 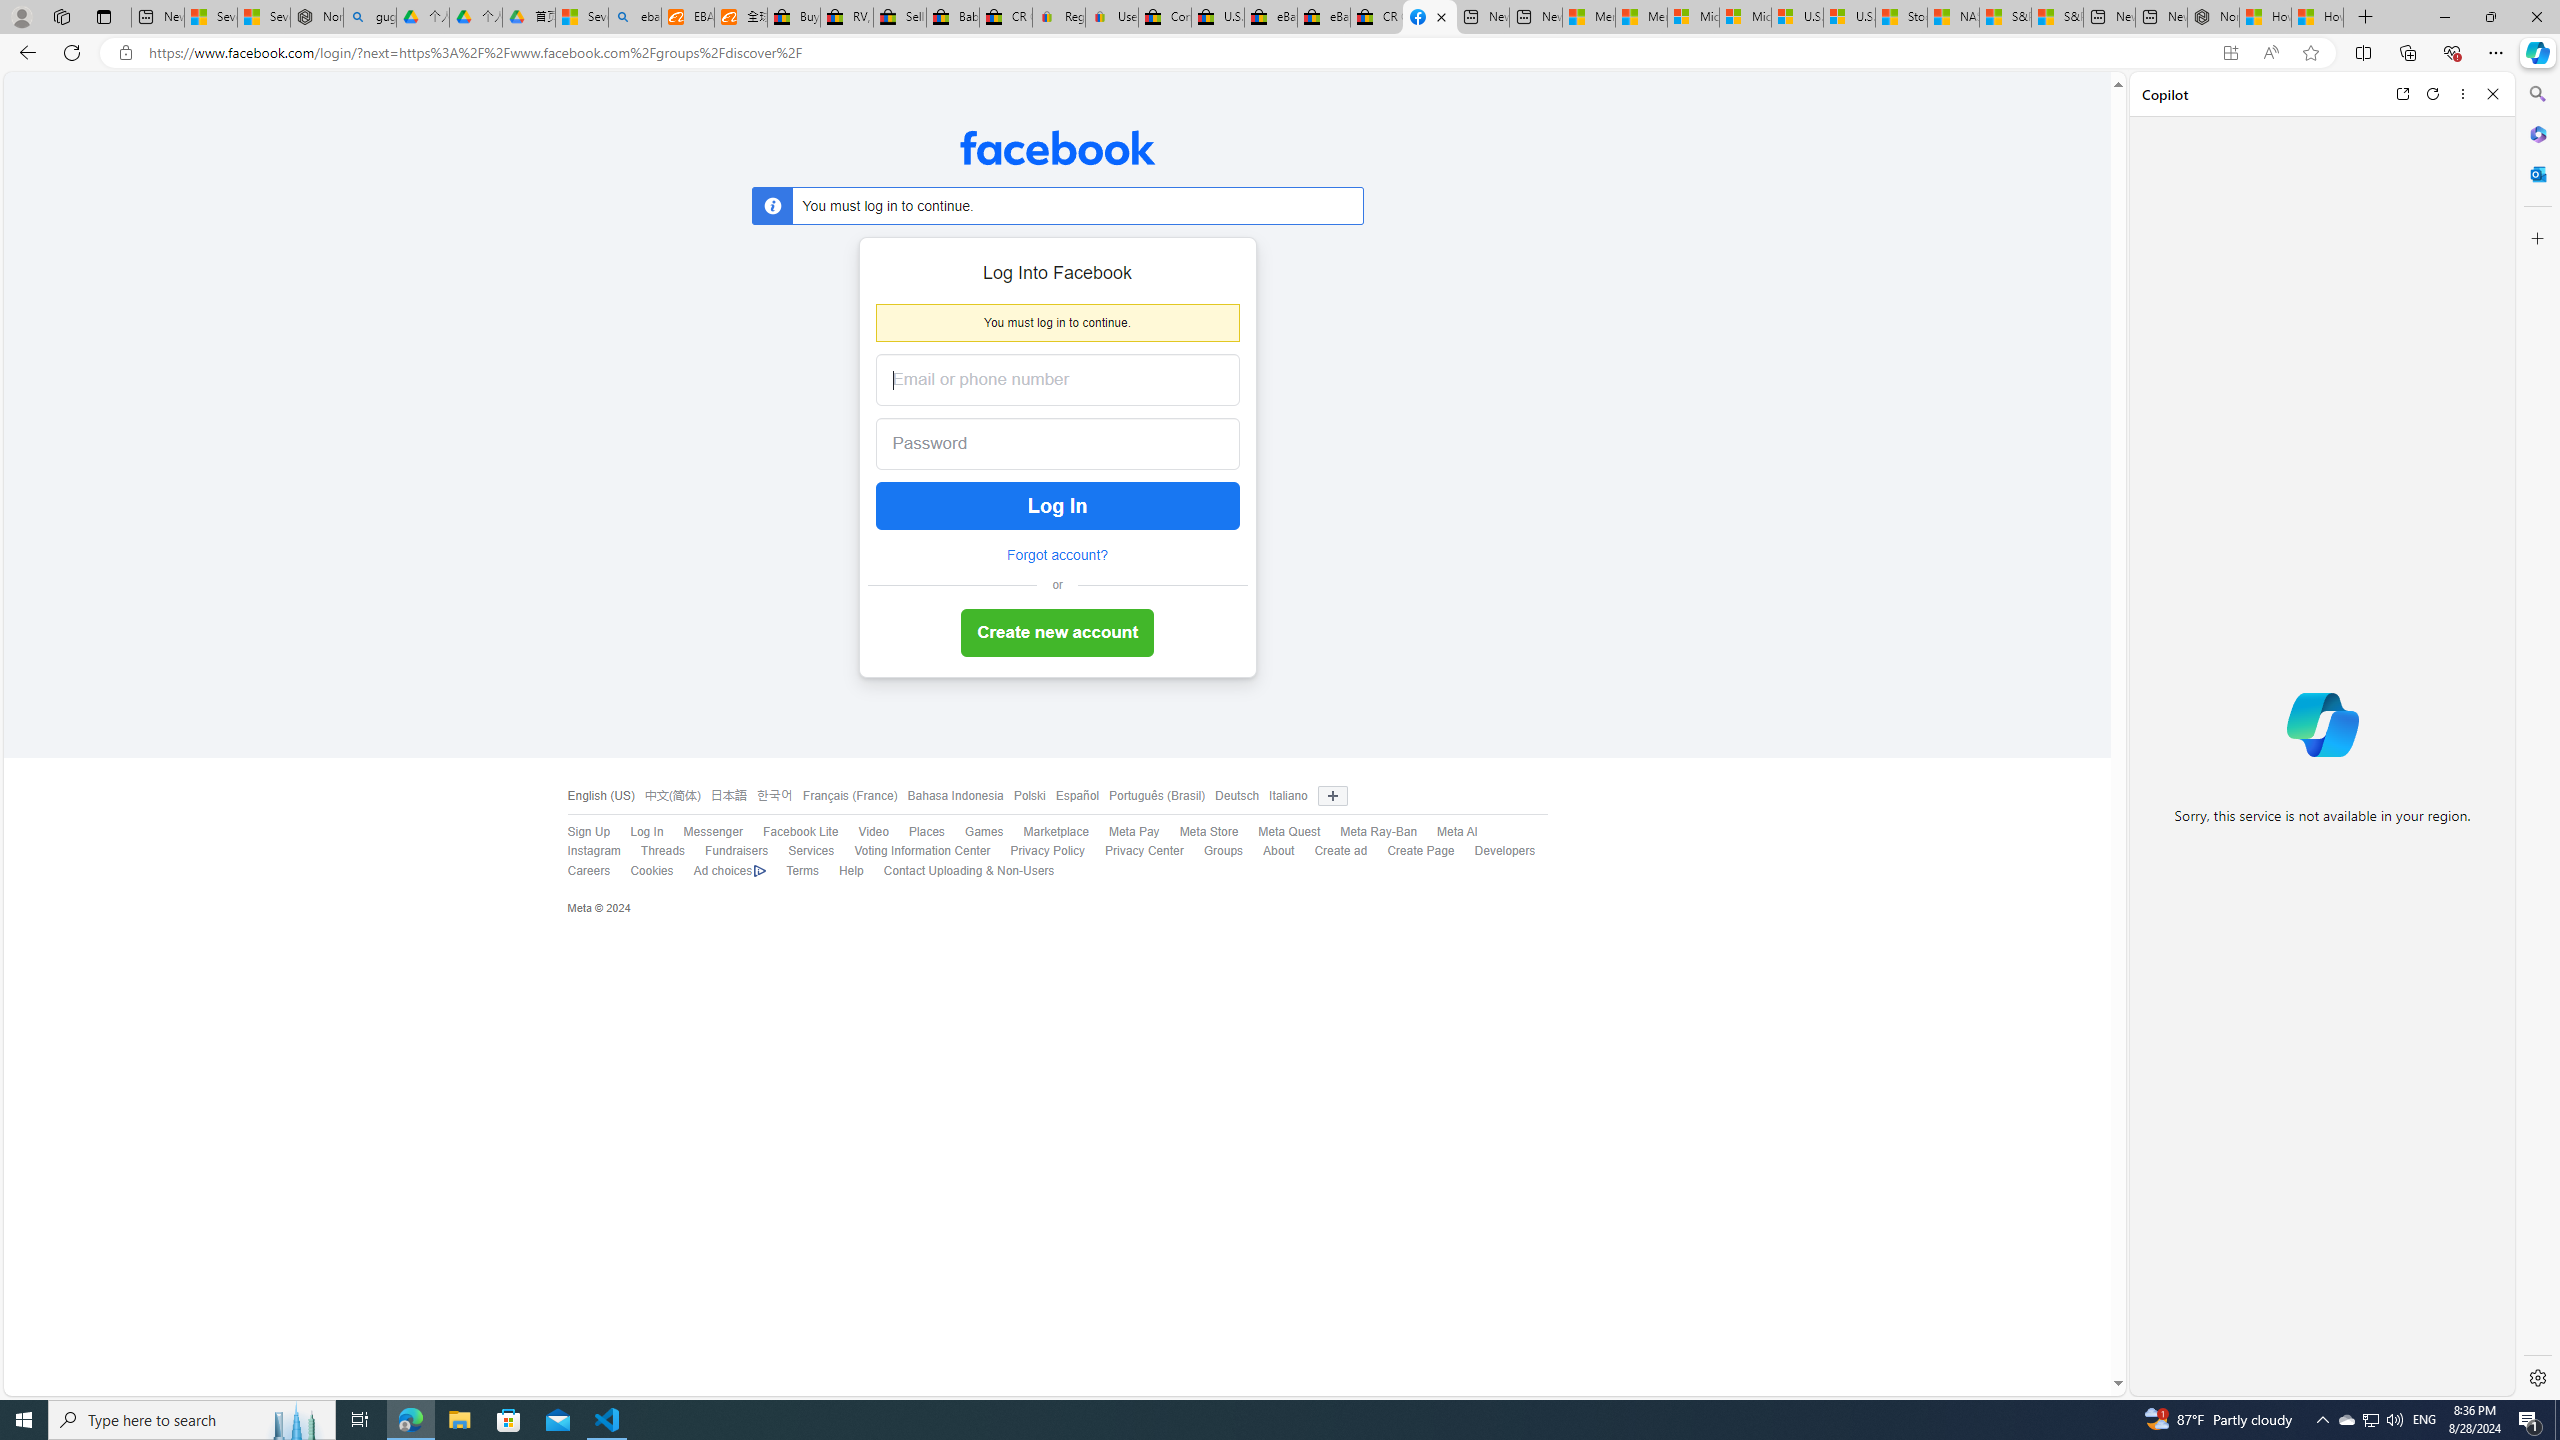 I want to click on 'Sell worldwide with eBay', so click(x=898, y=16).